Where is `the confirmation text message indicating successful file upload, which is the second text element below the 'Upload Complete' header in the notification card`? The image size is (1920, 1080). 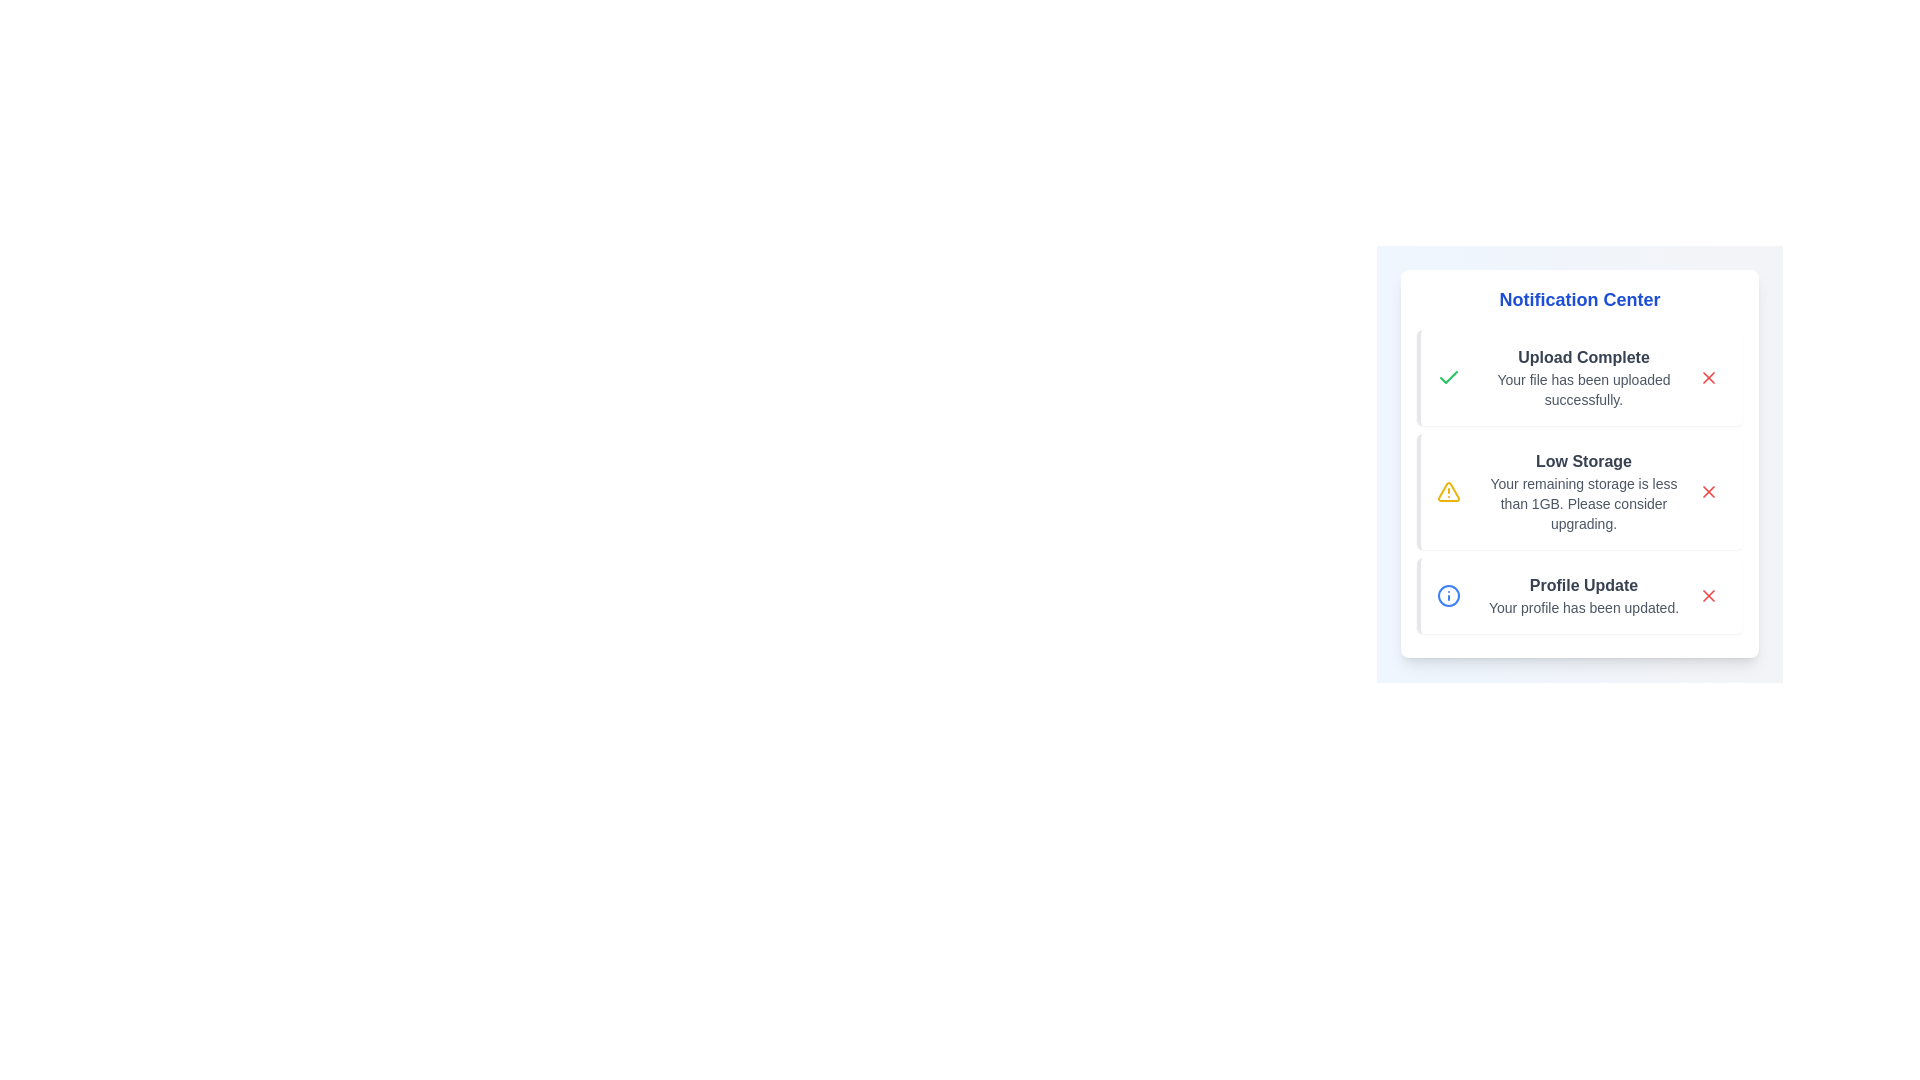
the confirmation text message indicating successful file upload, which is the second text element below the 'Upload Complete' header in the notification card is located at coordinates (1583, 389).